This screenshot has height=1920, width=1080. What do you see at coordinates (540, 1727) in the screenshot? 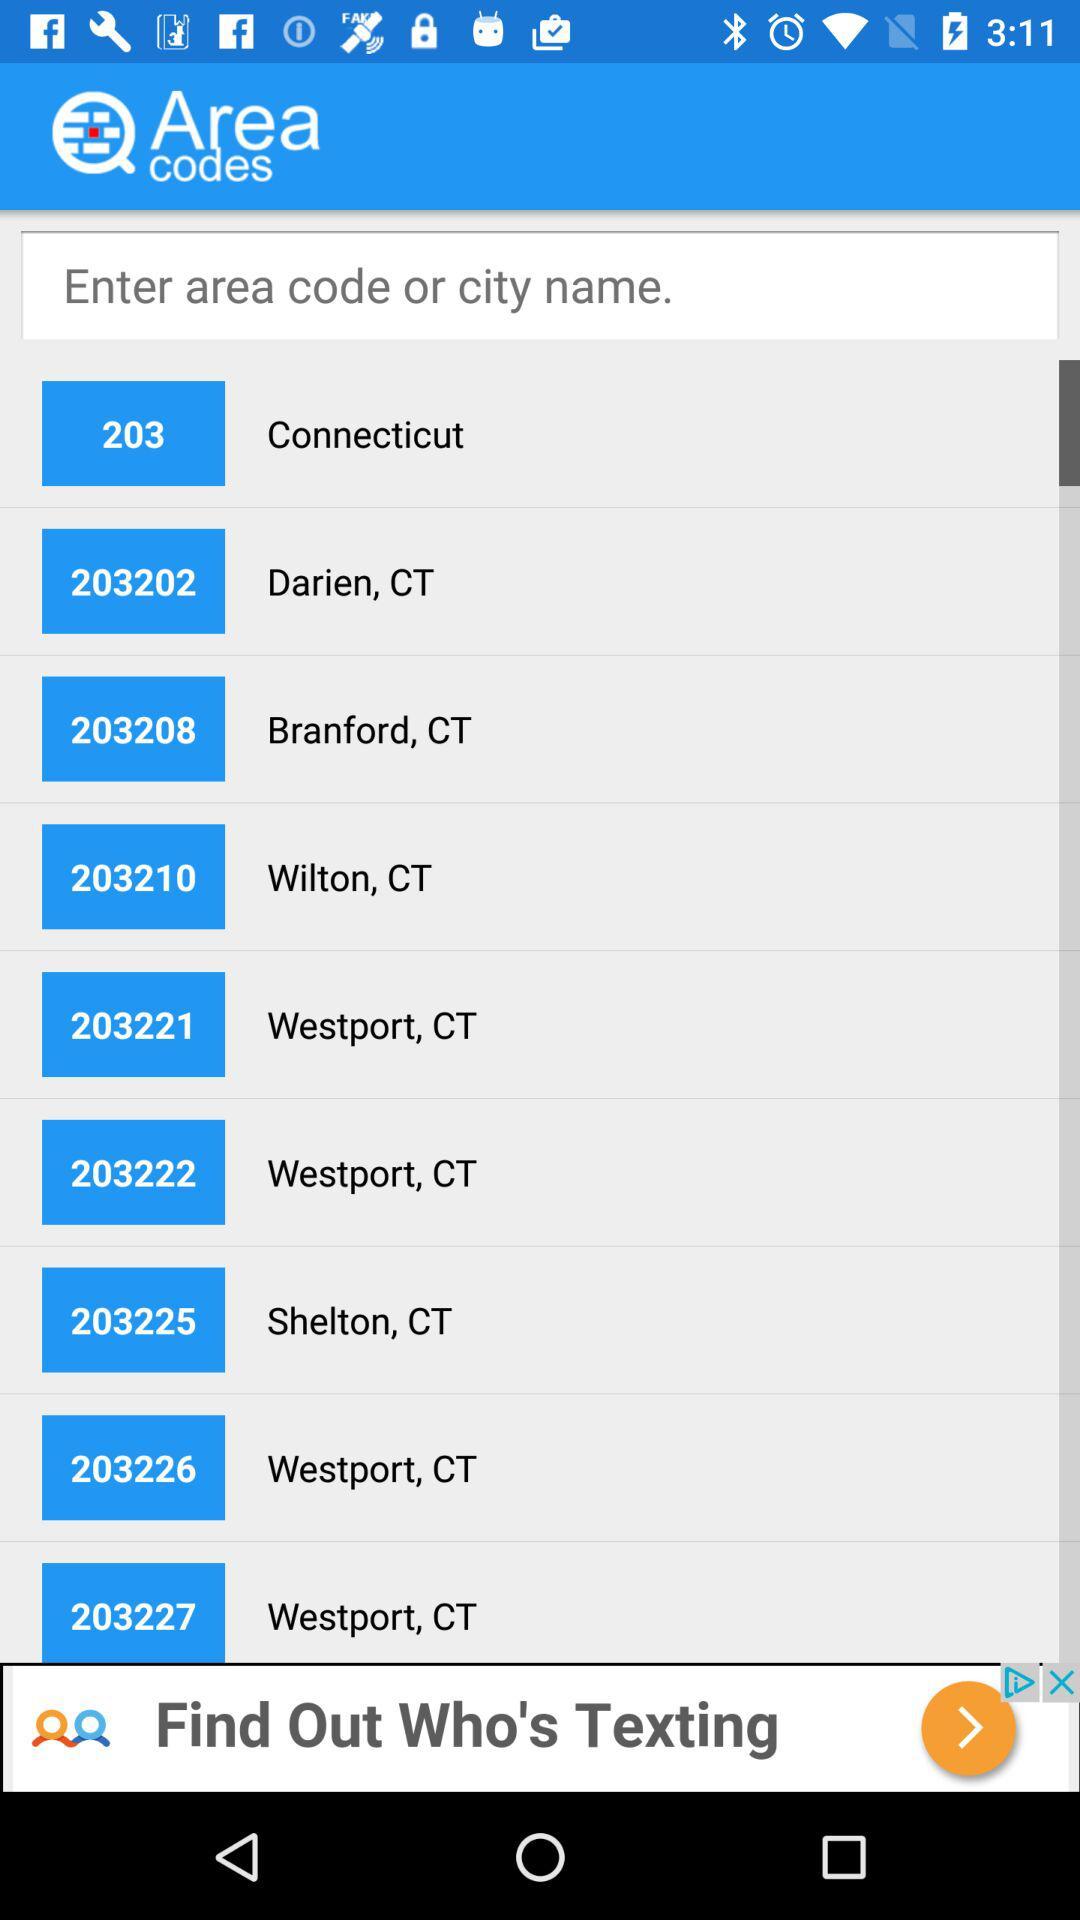
I see `view advertisements options` at bounding box center [540, 1727].